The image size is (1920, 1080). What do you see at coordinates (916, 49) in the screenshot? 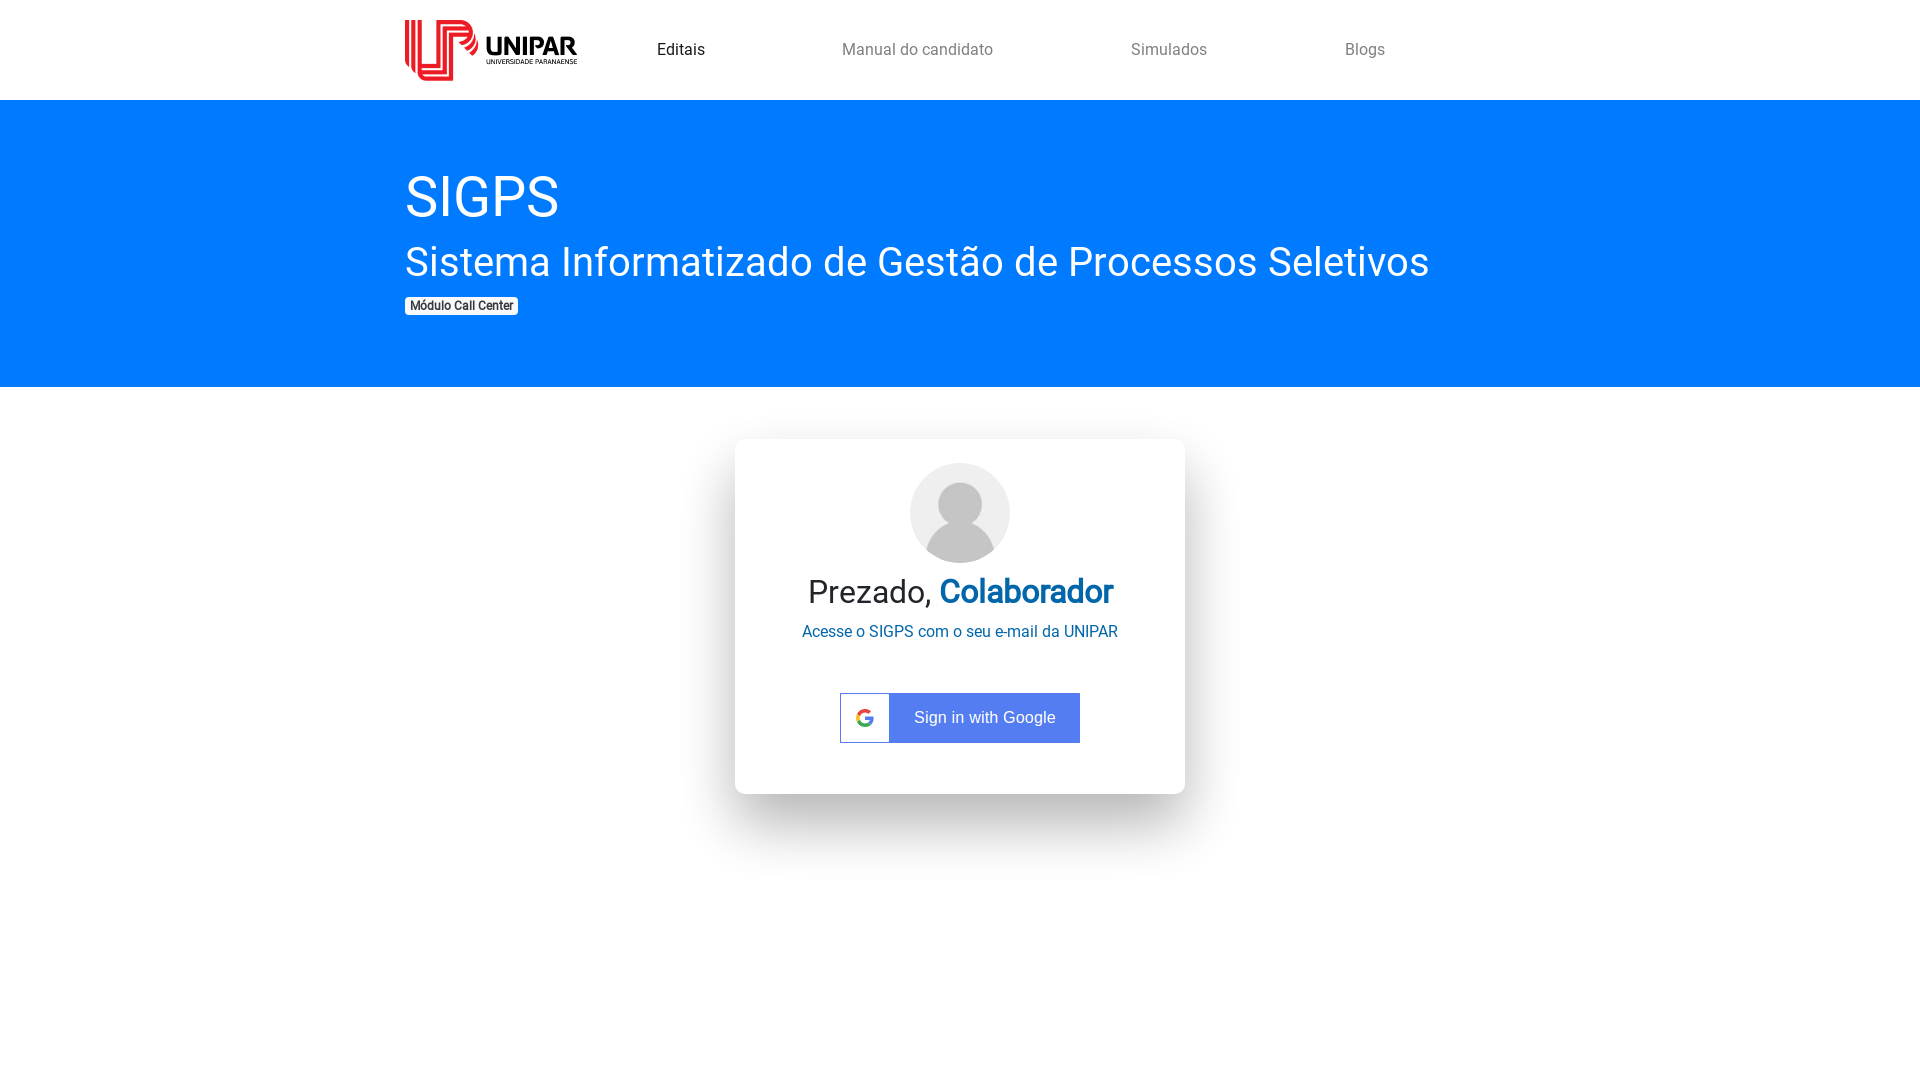
I see `'Manual do candidato'` at bounding box center [916, 49].